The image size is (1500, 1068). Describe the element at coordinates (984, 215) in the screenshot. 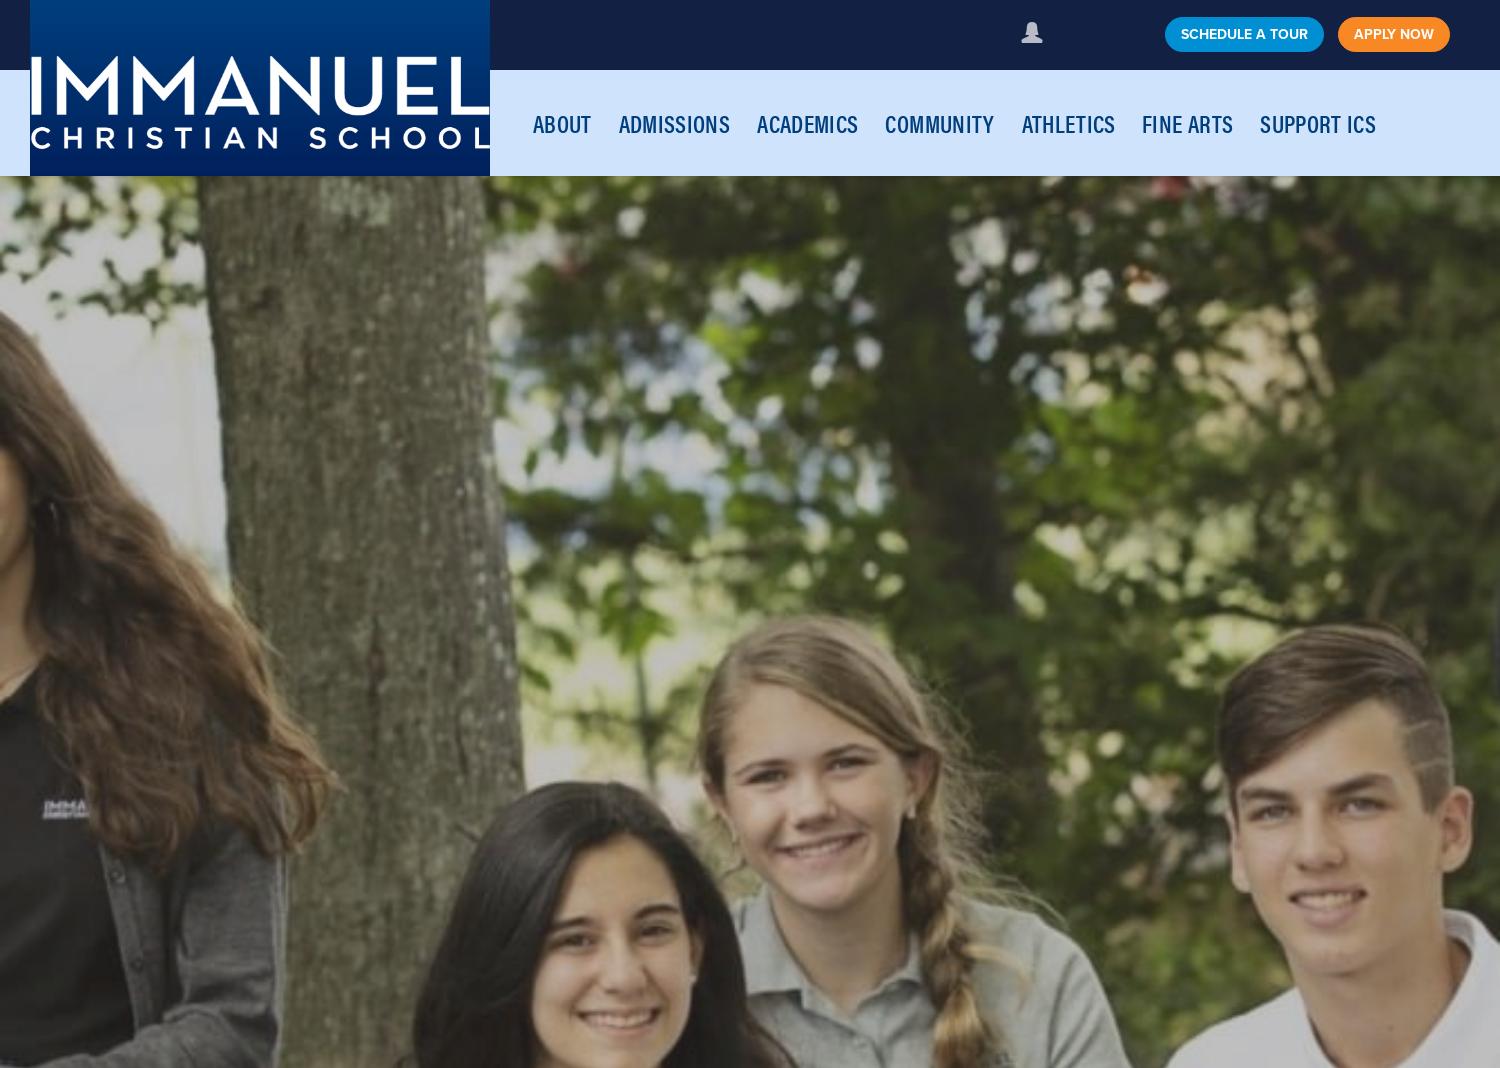

I see `'Leaving a Legacy'` at that location.